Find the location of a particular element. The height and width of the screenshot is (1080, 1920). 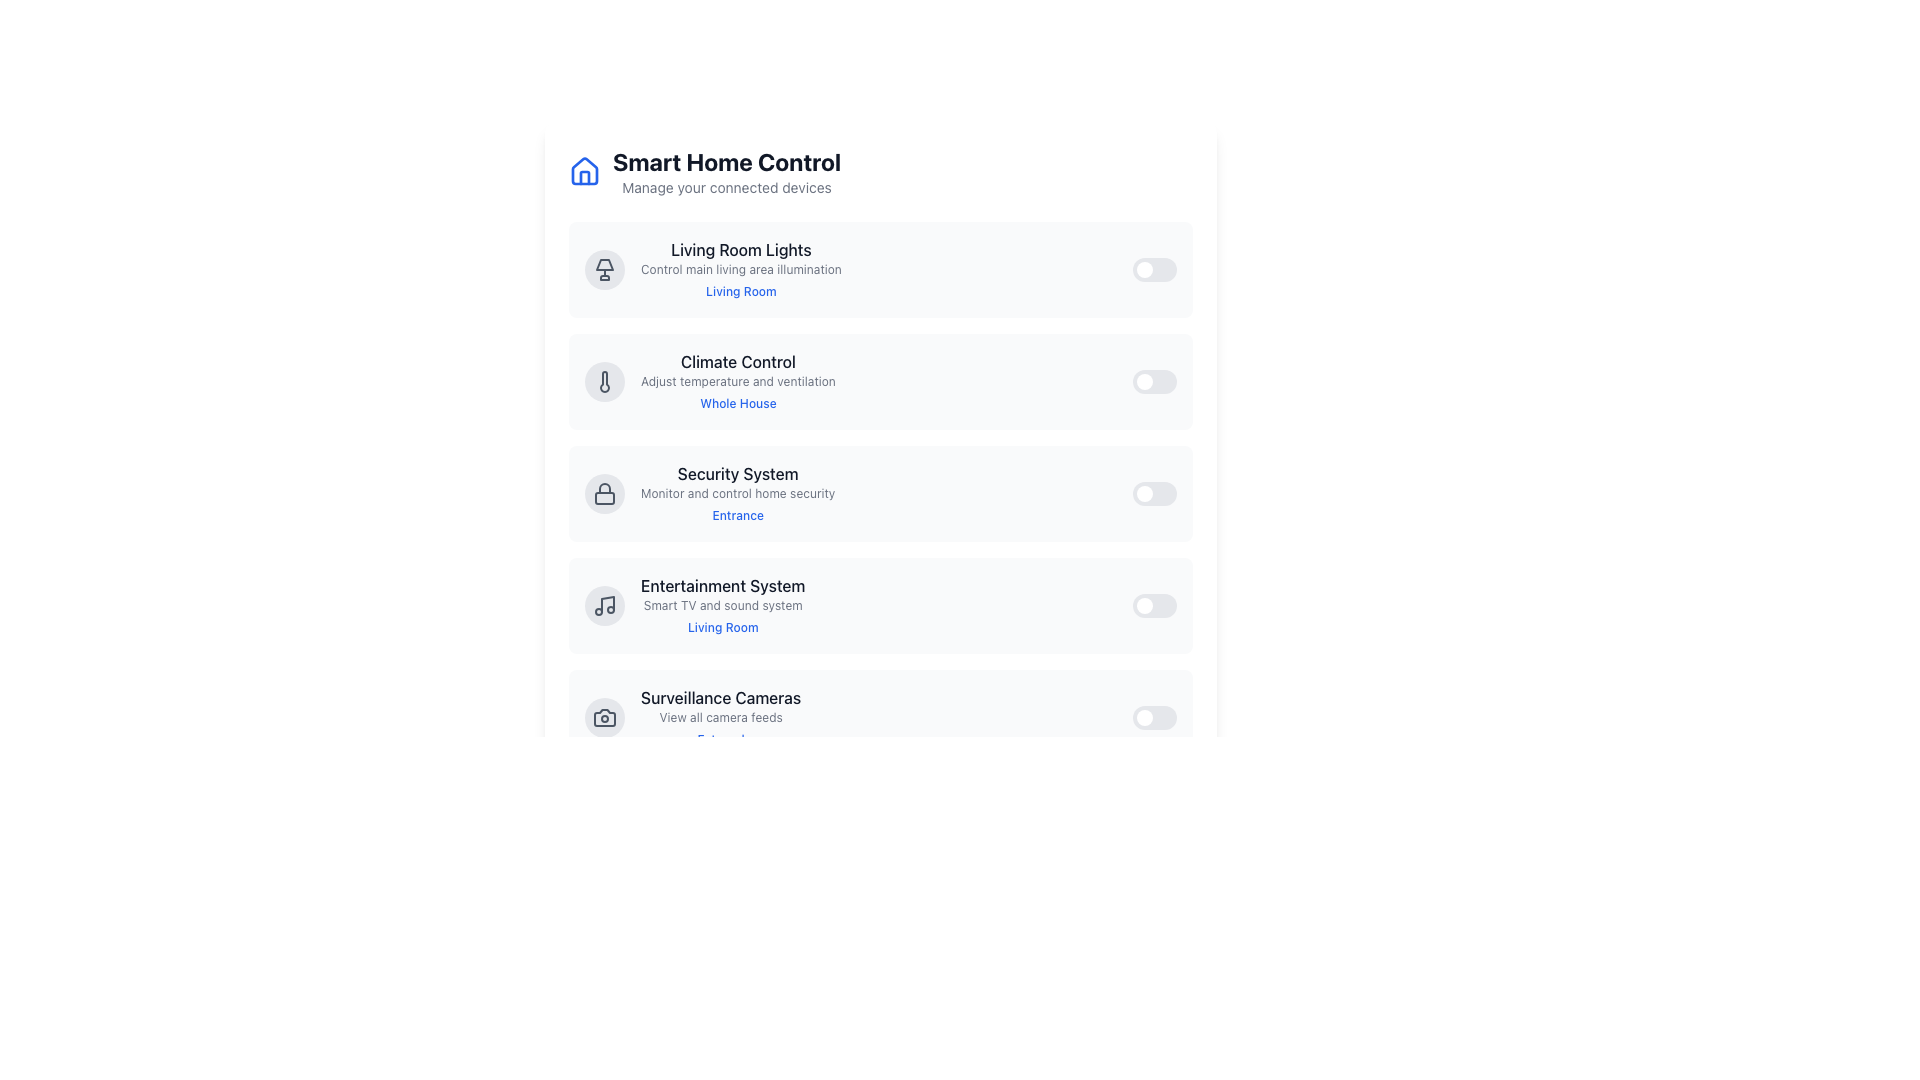

the toggle switch indicator, which is a small circular element with a white background located on the left side of the toggle switch for 'Living Room Lights' is located at coordinates (1145, 270).